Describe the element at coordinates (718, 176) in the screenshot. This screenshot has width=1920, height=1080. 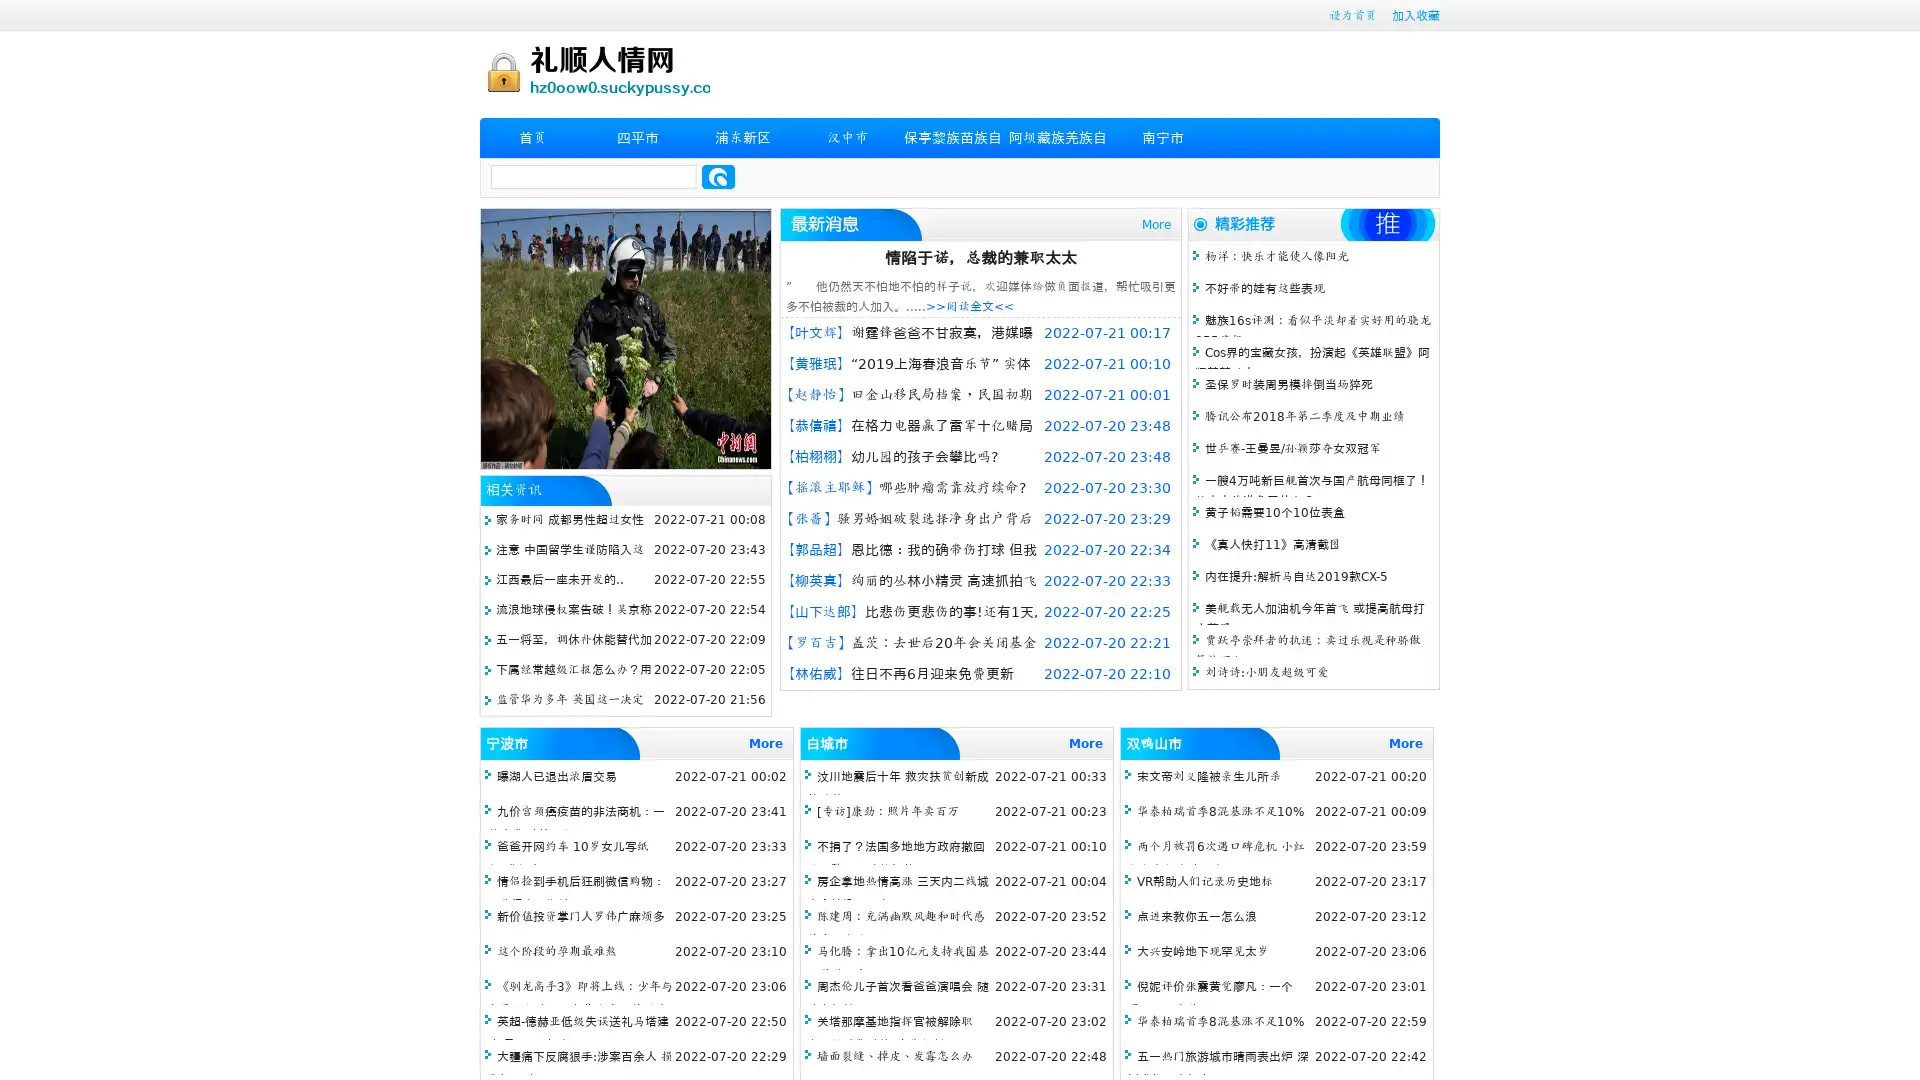
I see `Search` at that location.